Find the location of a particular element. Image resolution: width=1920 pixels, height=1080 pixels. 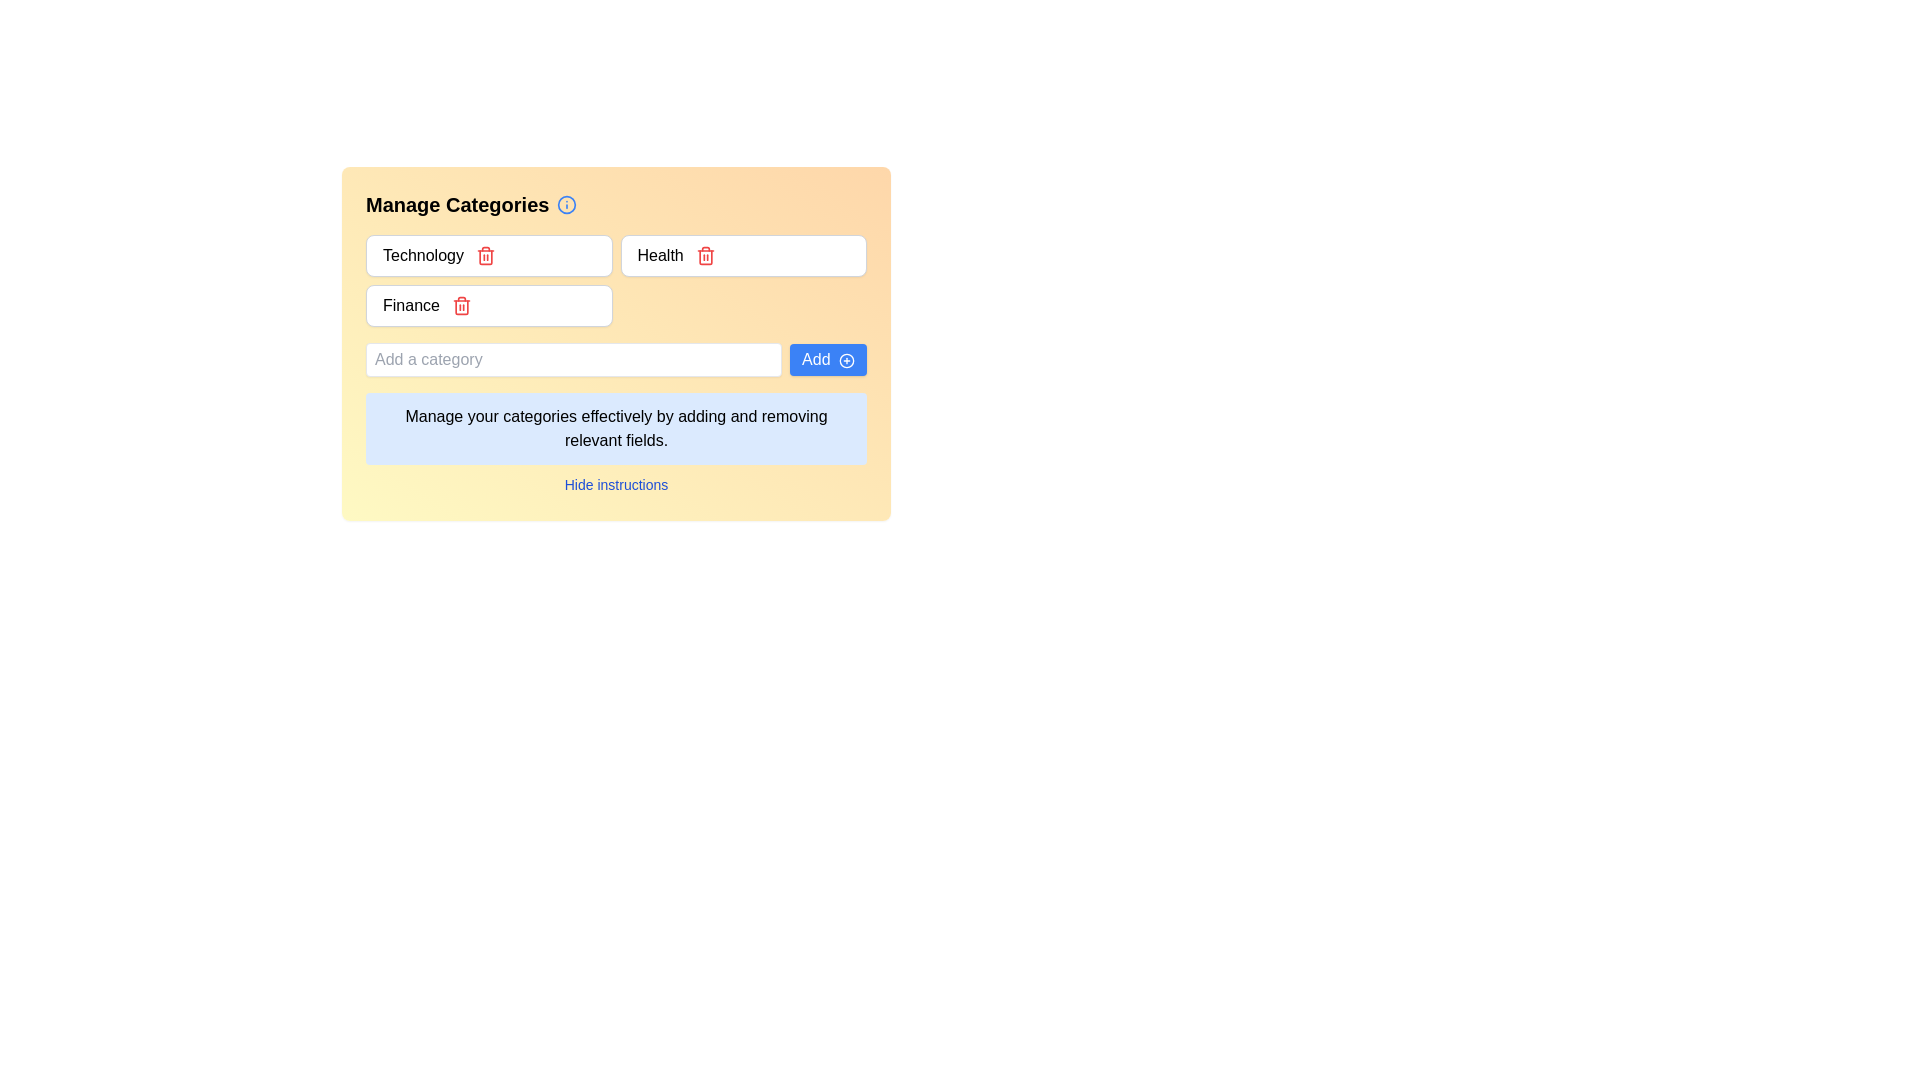

the main body of the trash can icon, which is styled with simple vector graphics and located to the right of the text 'Finance' in the category list is located at coordinates (460, 307).